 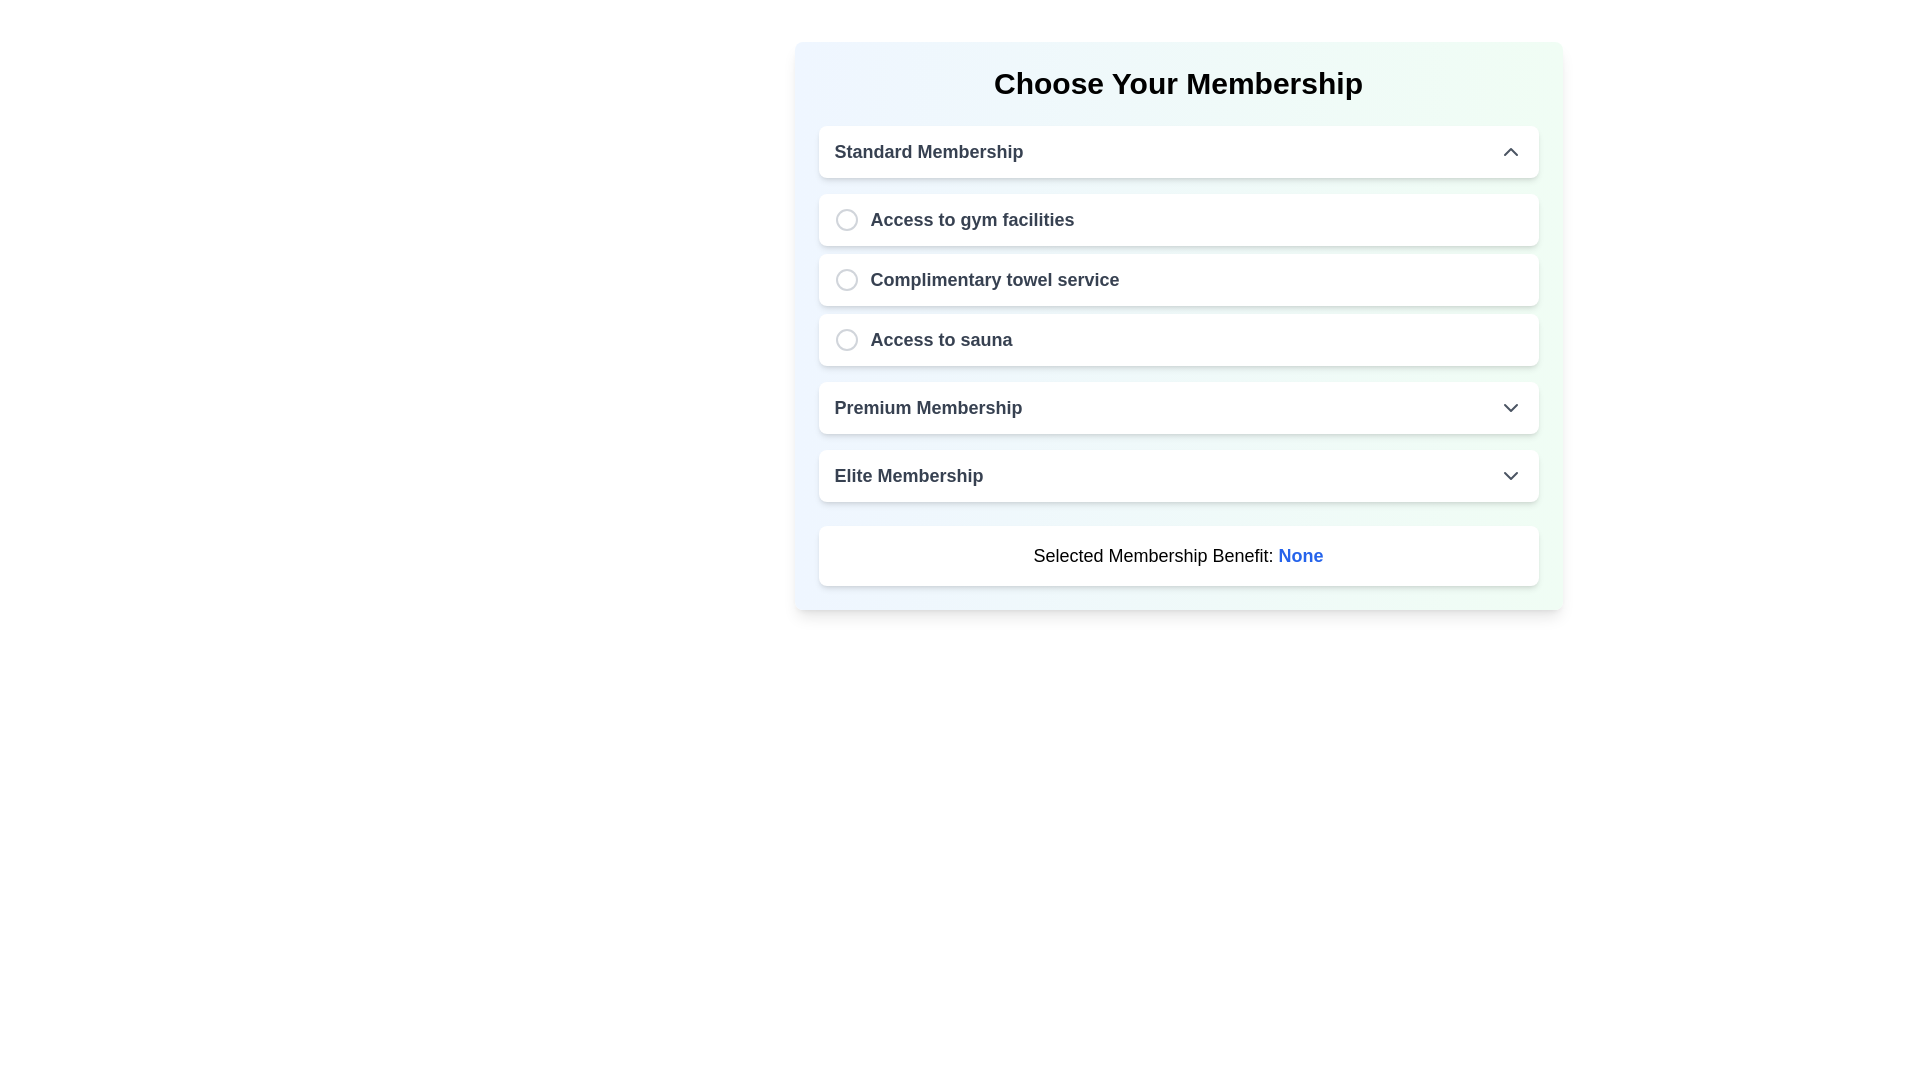 I want to click on the Informational text box that indicates the currently selected membership benefit, located below the 'Elite Membership' section, so click(x=1178, y=555).